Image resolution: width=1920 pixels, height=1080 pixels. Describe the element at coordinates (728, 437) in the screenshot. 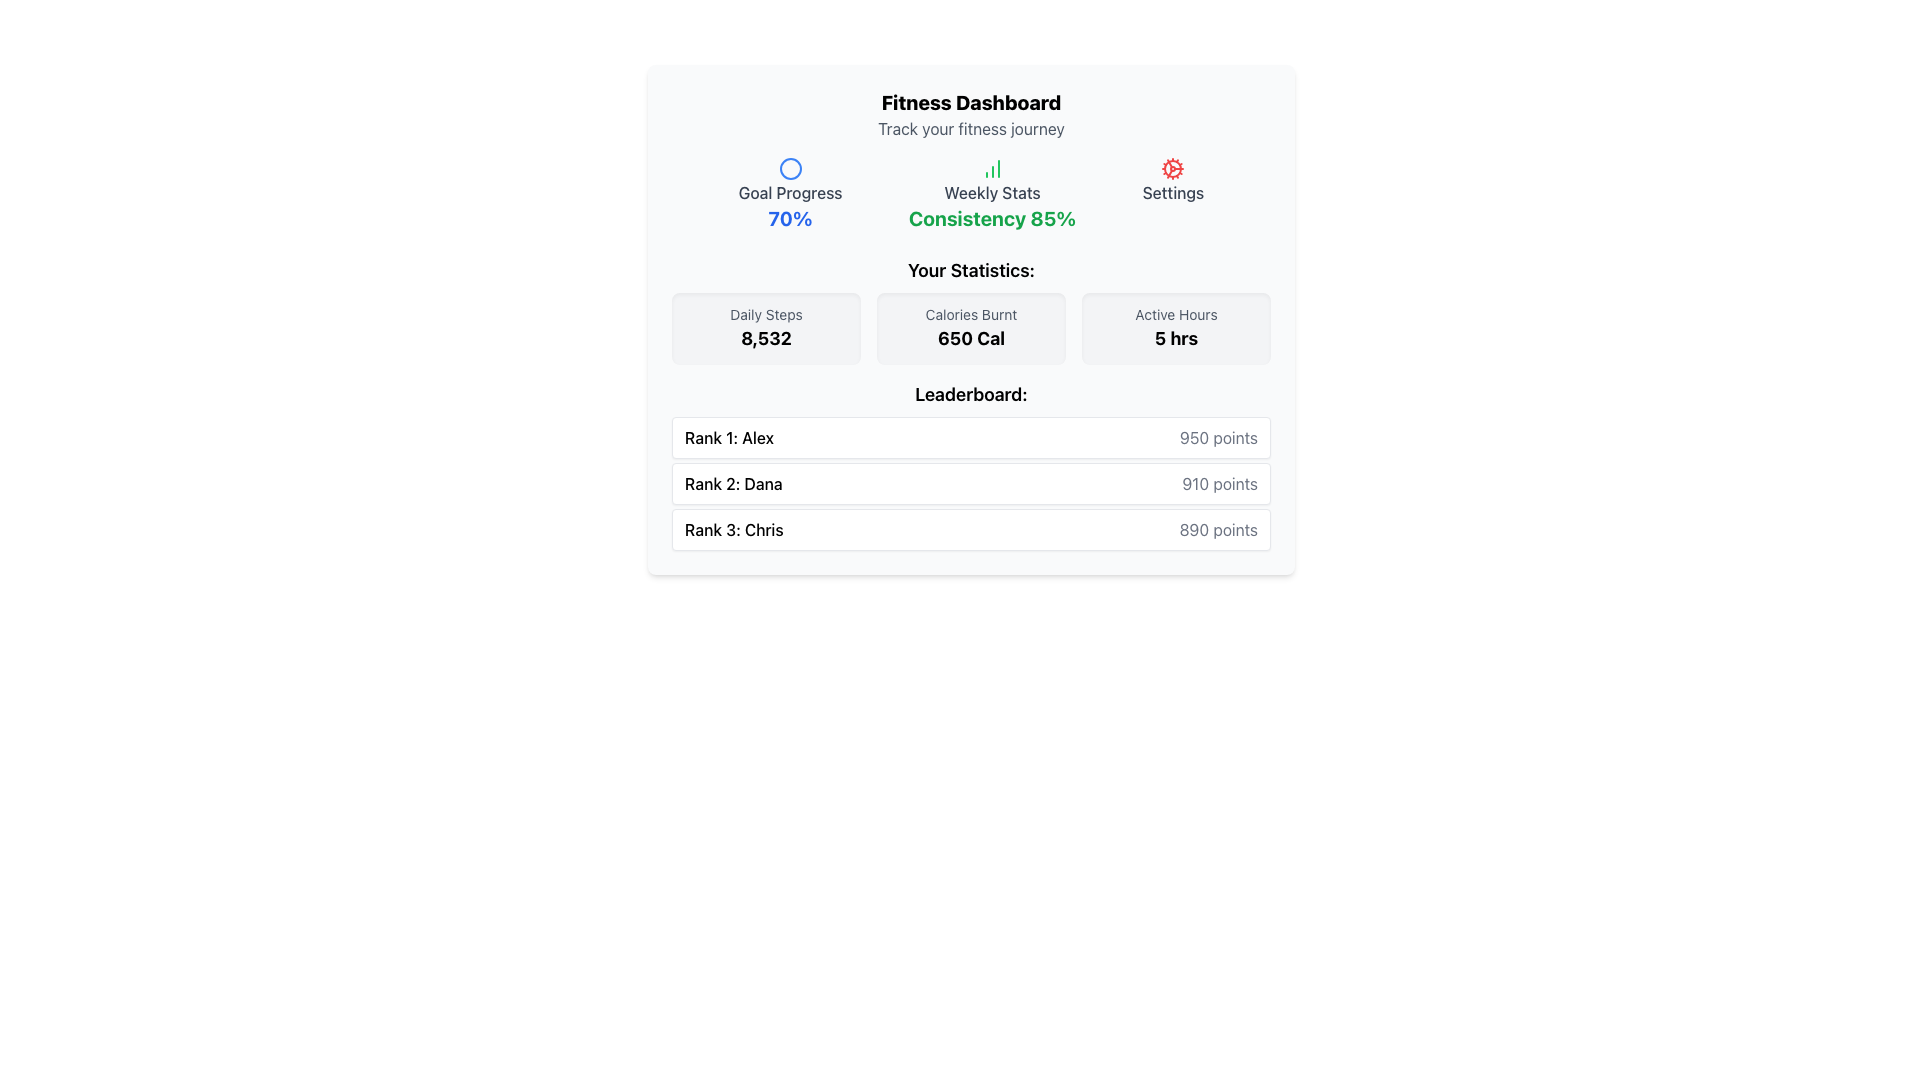

I see `displayed text 'Rank 1: Alex' from the leaderboard UI component, which is positioned to the left of the points text` at that location.